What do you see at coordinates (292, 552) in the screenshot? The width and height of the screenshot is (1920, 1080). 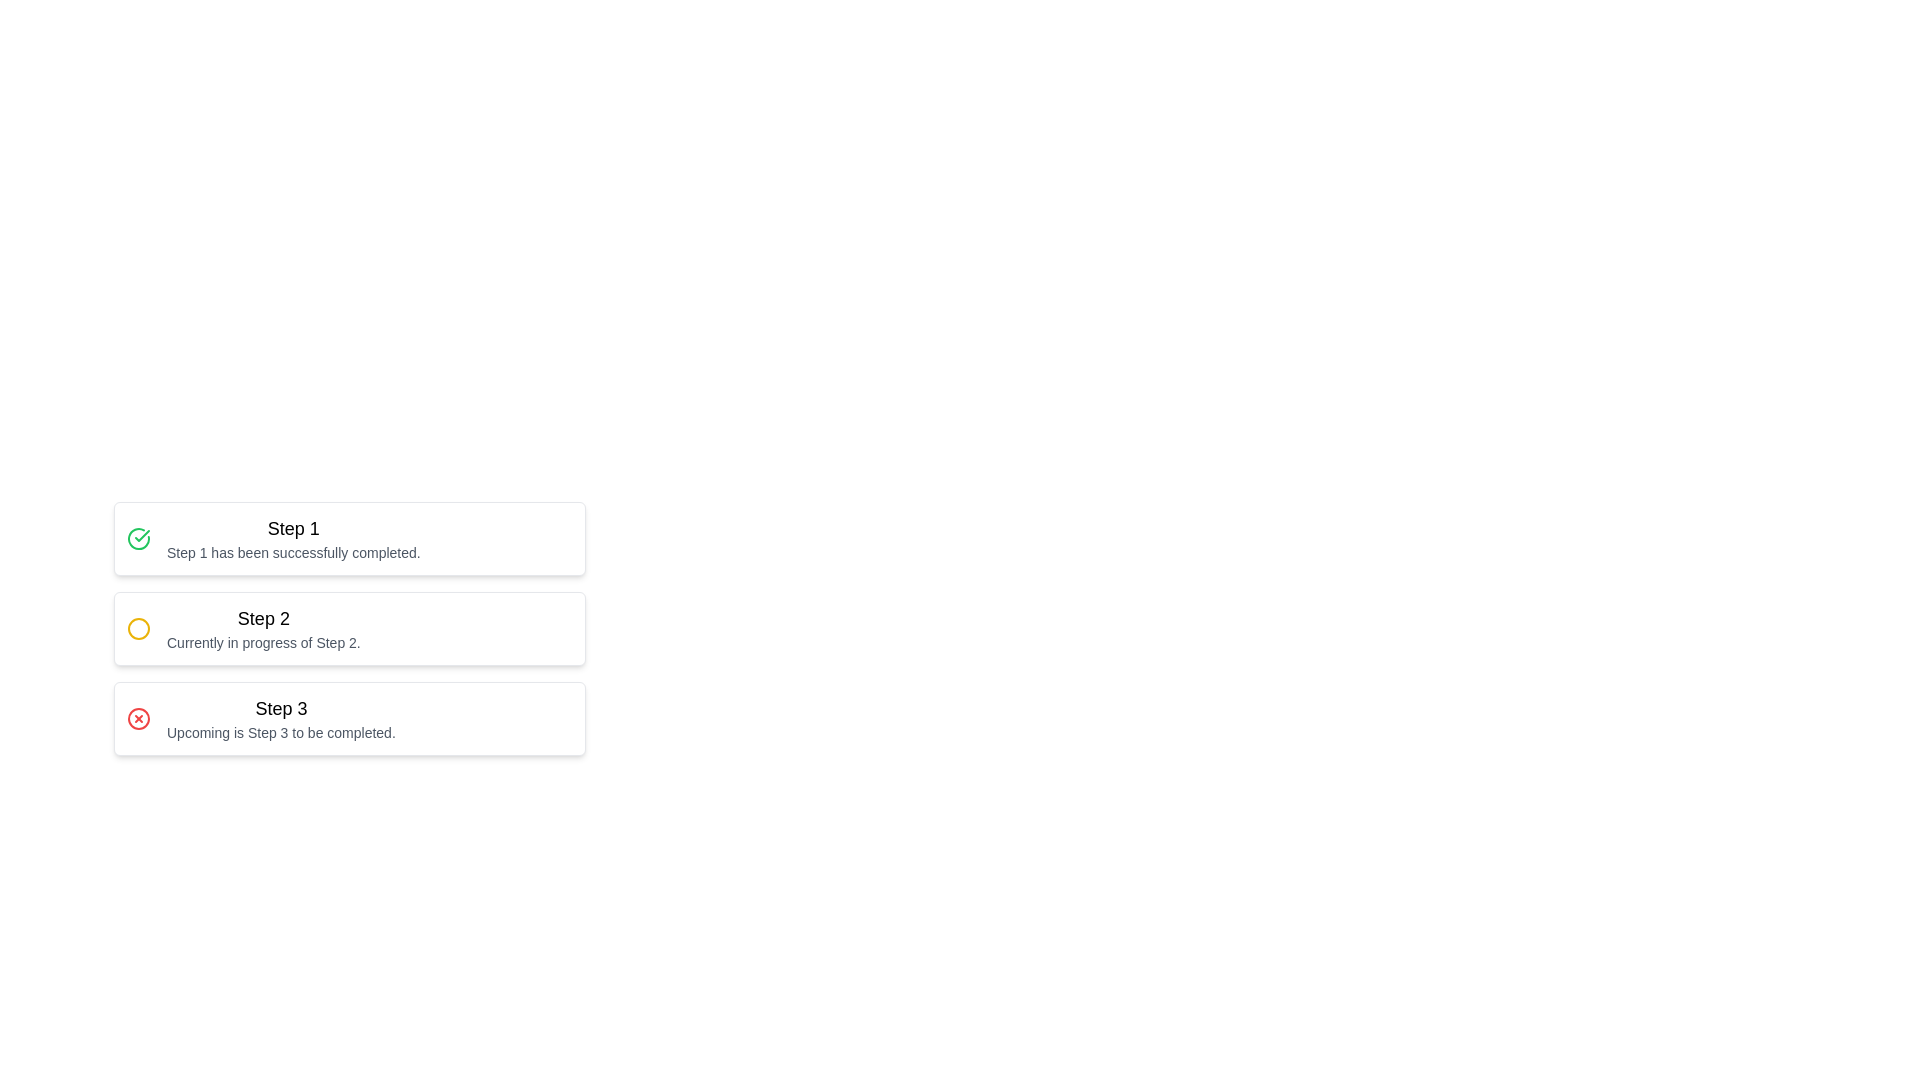 I see `the text element that reads 'Step 1 has been successfully completed.' located below 'Step 1' in a step-based layout` at bounding box center [292, 552].